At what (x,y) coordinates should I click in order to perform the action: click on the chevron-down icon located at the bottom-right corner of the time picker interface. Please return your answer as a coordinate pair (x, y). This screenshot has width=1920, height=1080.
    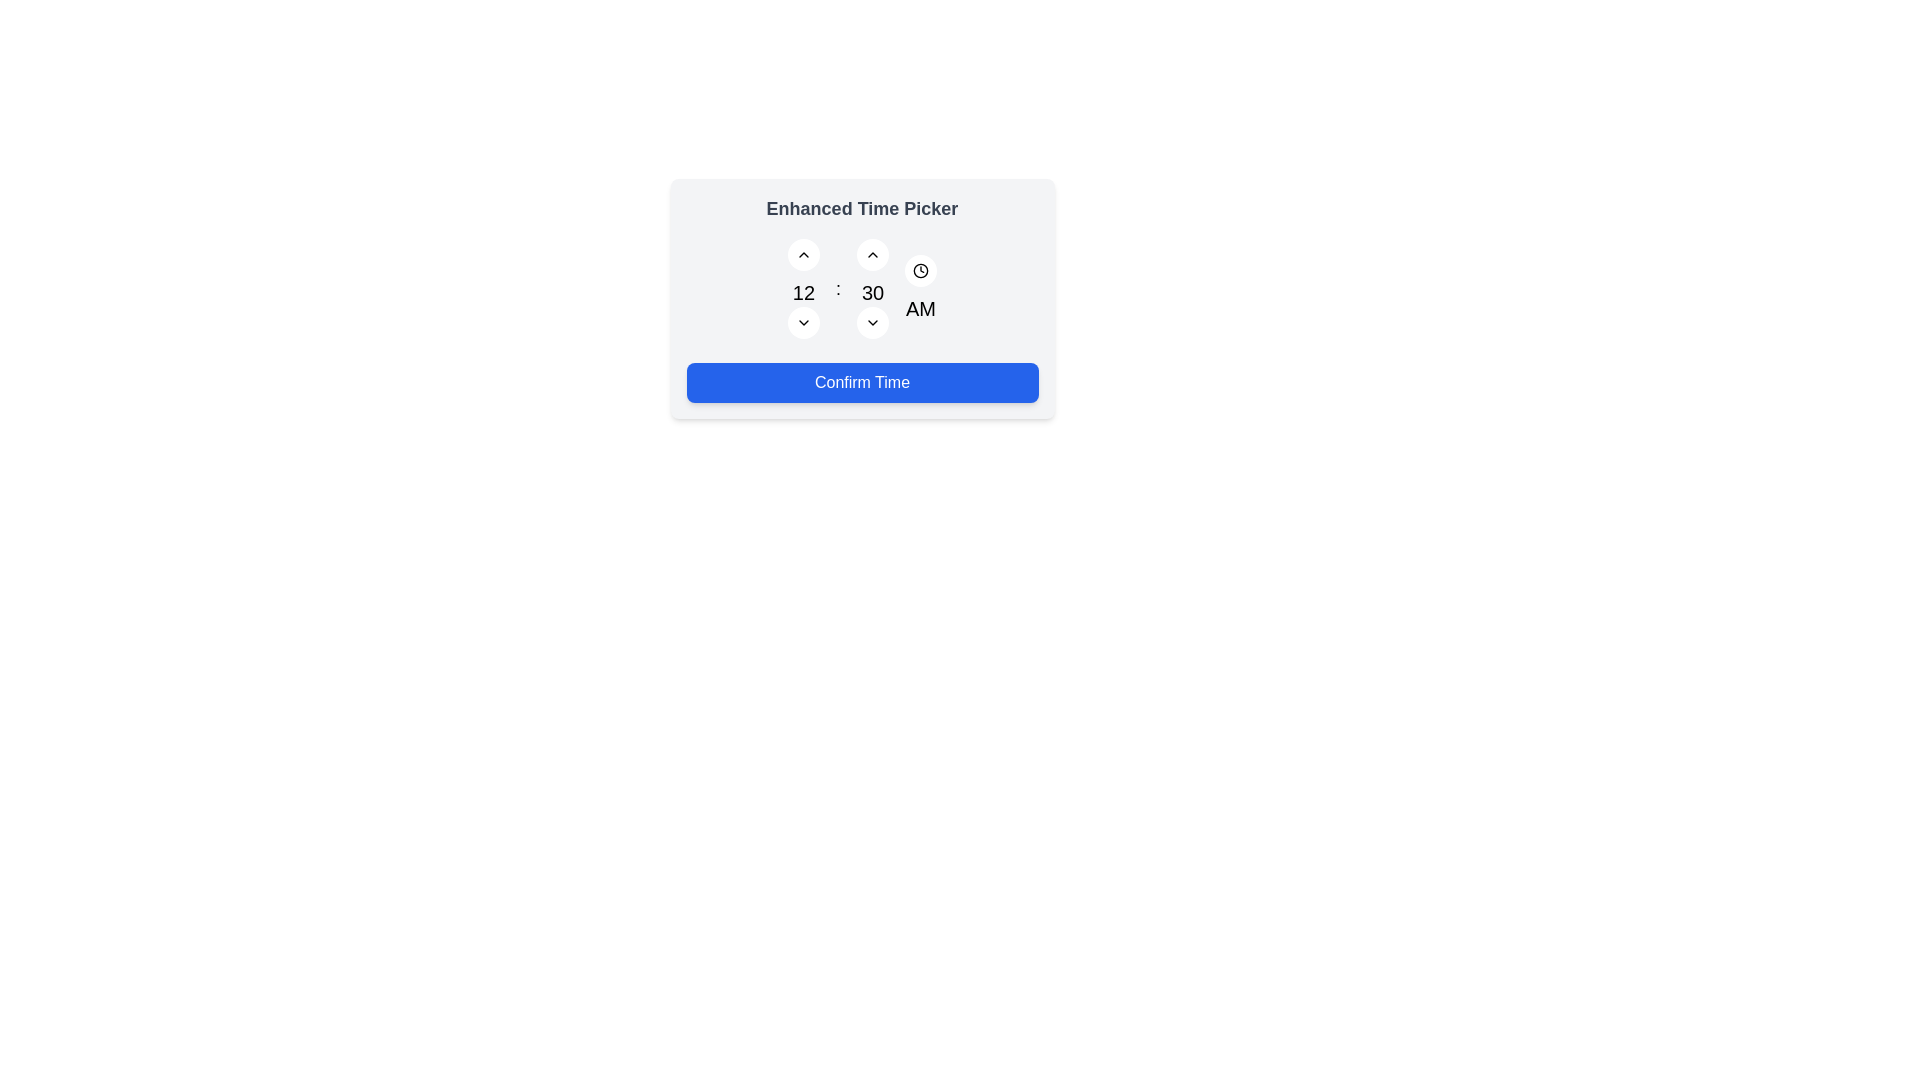
    Looking at the image, I should click on (873, 322).